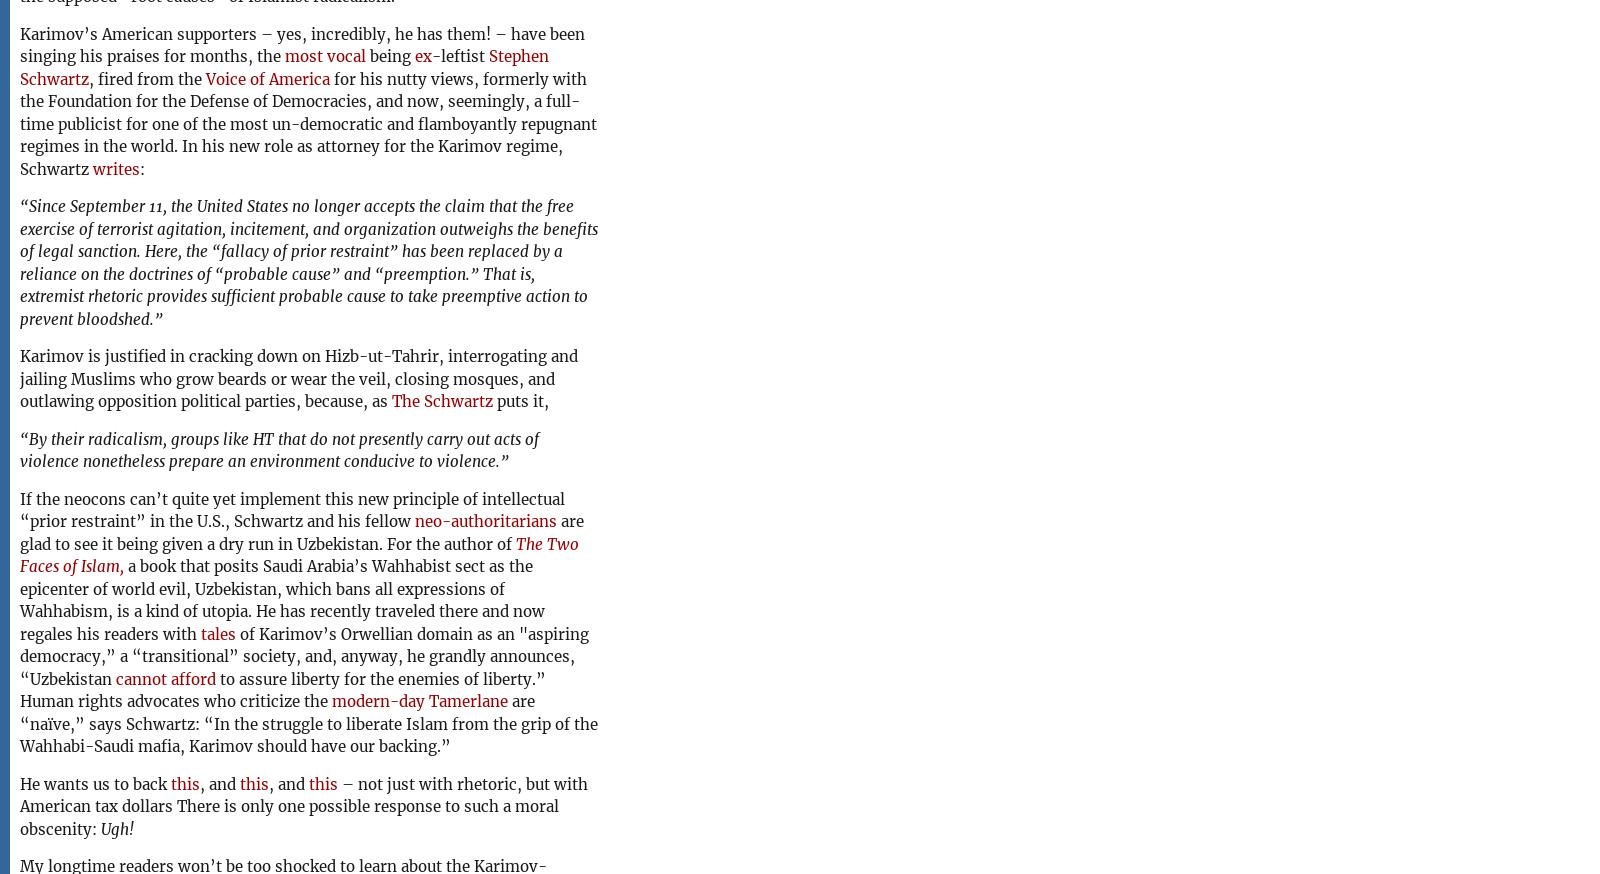  What do you see at coordinates (284, 66) in the screenshot?
I see `'Stephen Schwartz'` at bounding box center [284, 66].